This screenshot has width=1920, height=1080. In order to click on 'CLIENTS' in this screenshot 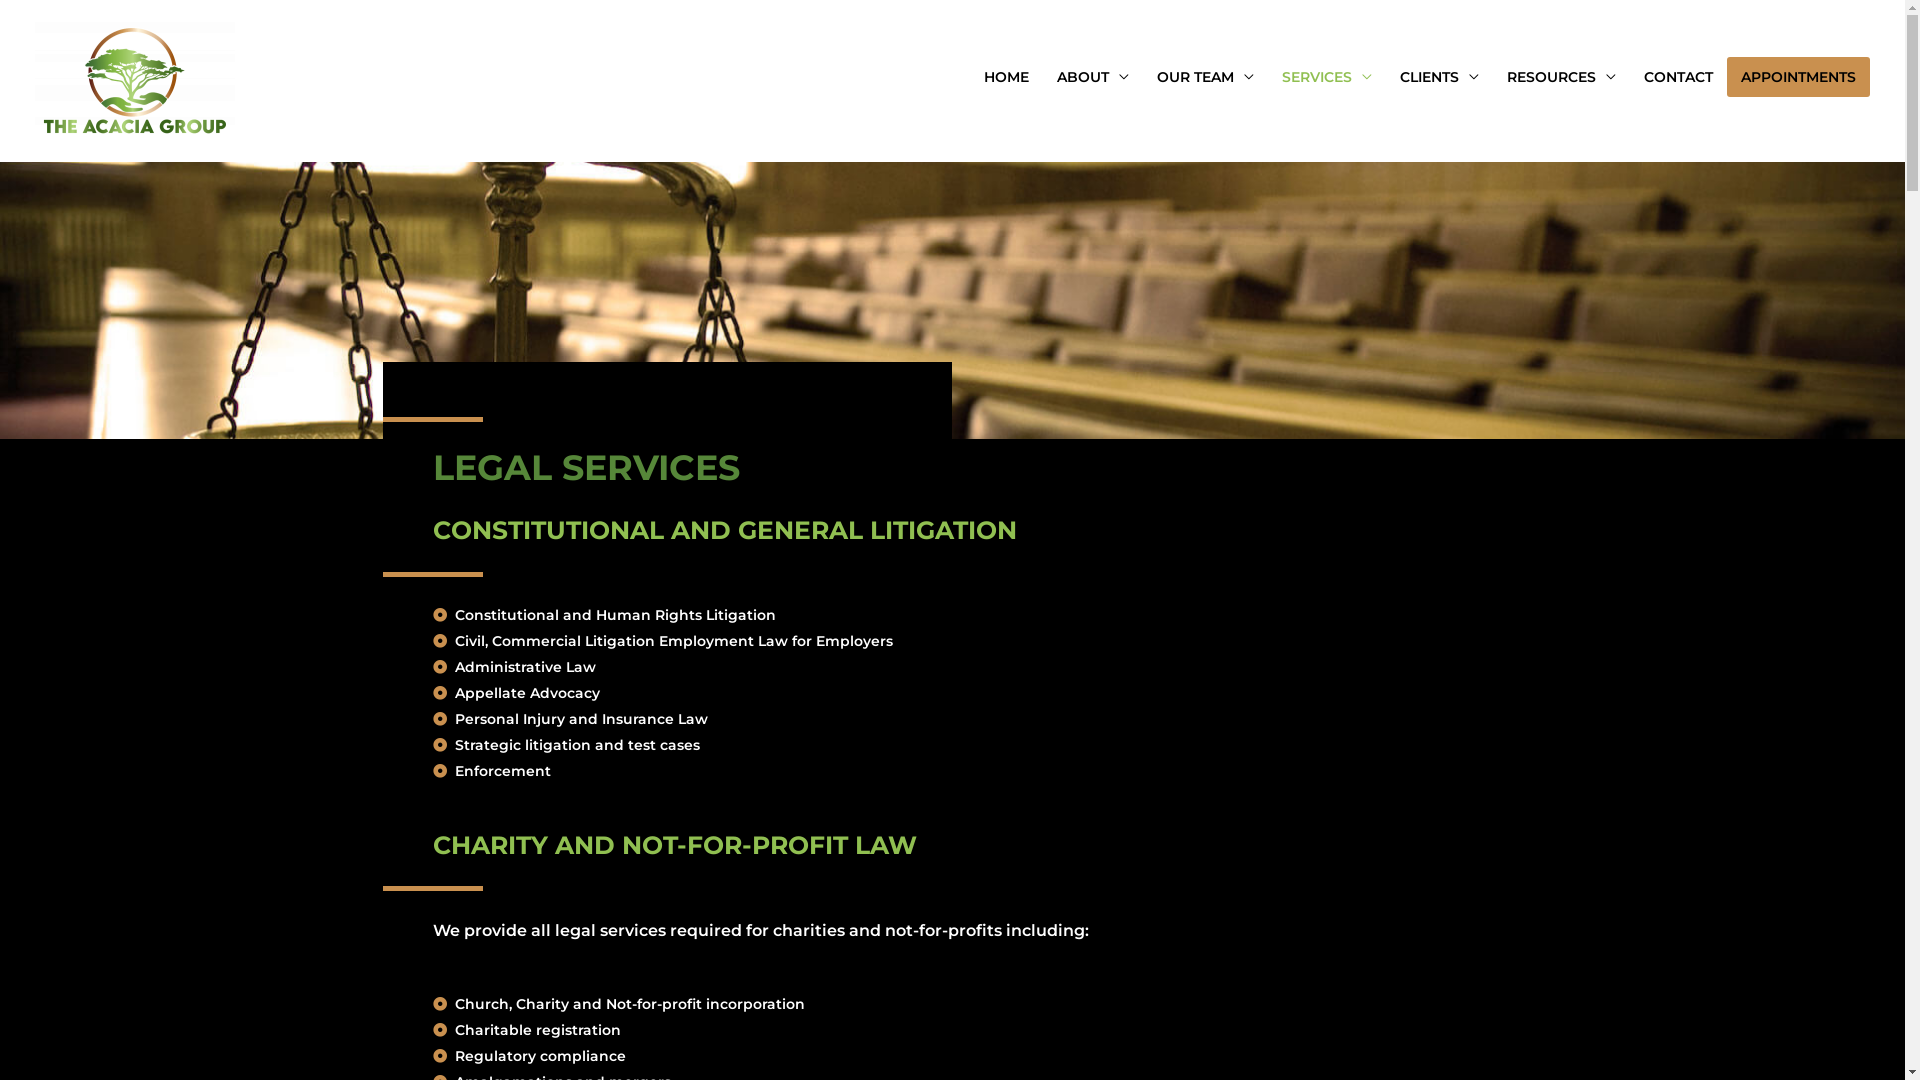, I will do `click(1438, 76)`.